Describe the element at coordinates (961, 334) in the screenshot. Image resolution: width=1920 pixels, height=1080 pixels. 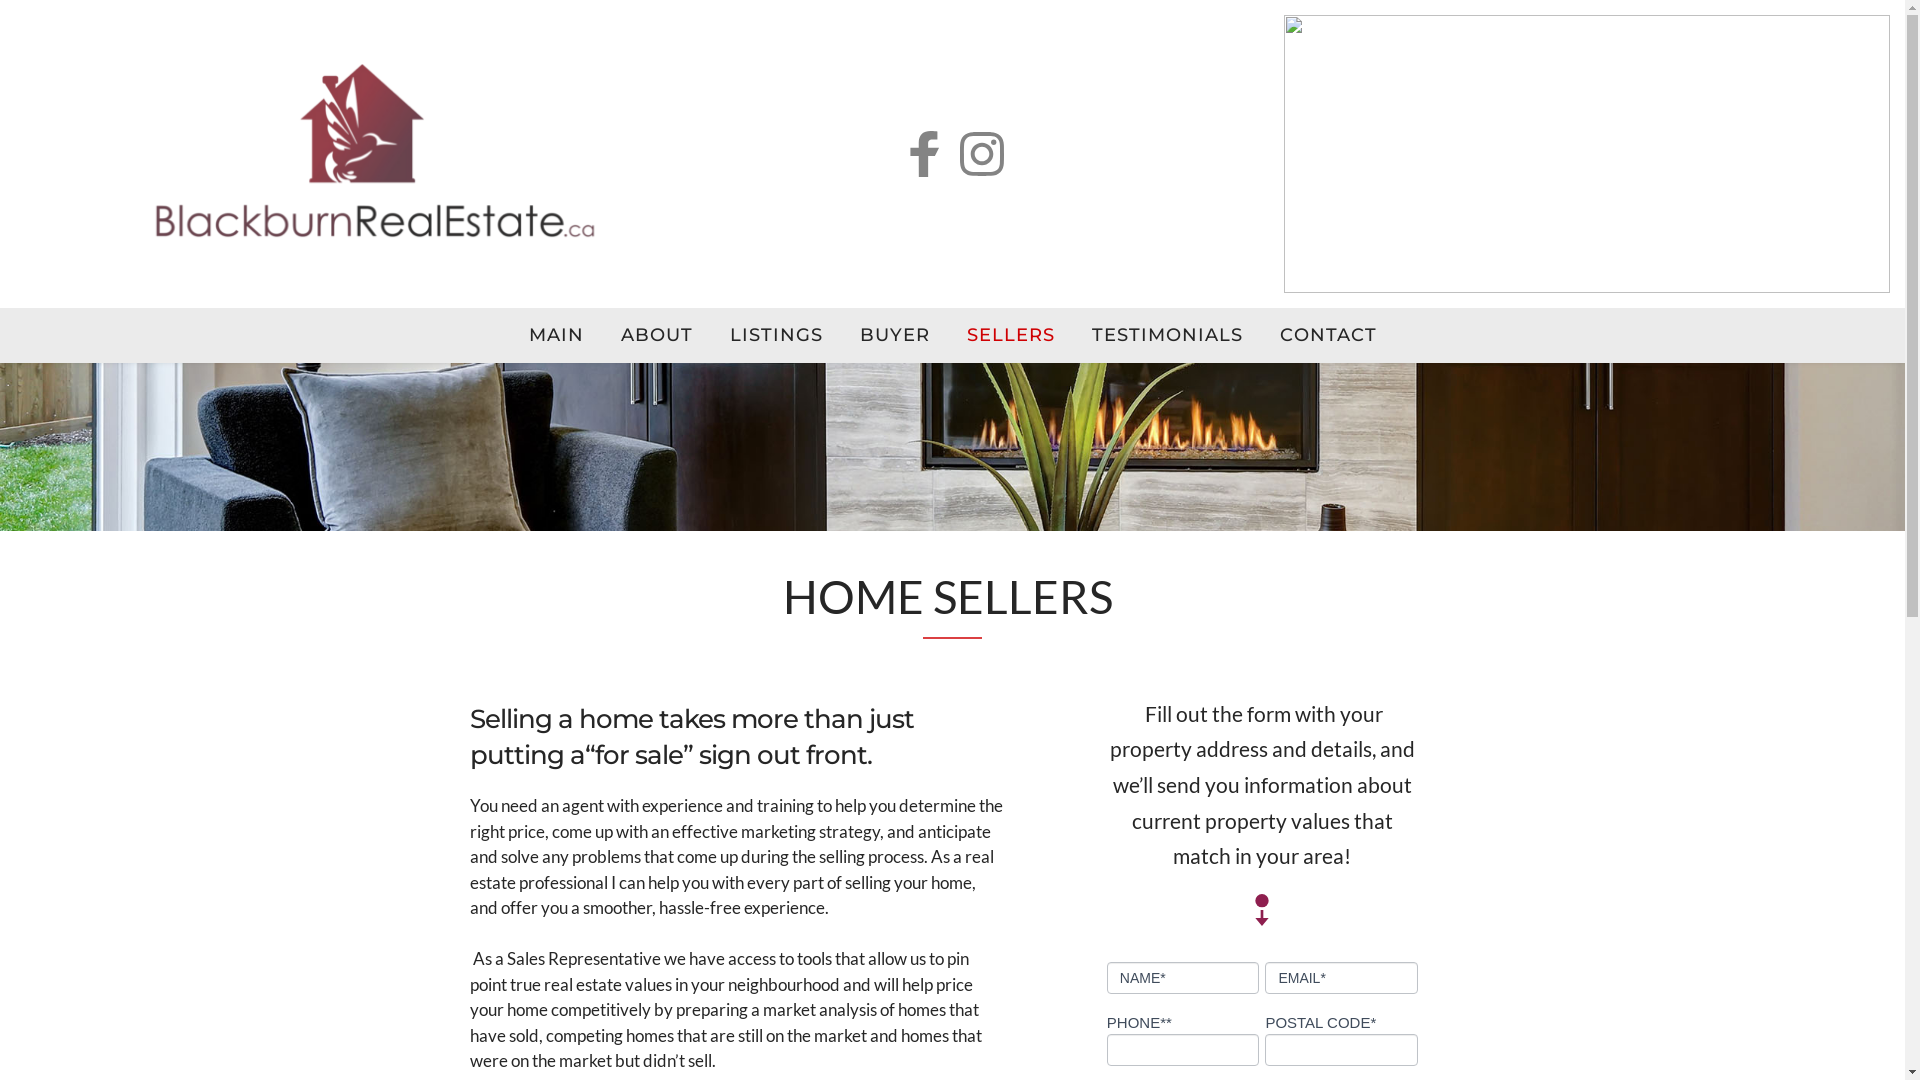
I see `'SELLERS'` at that location.